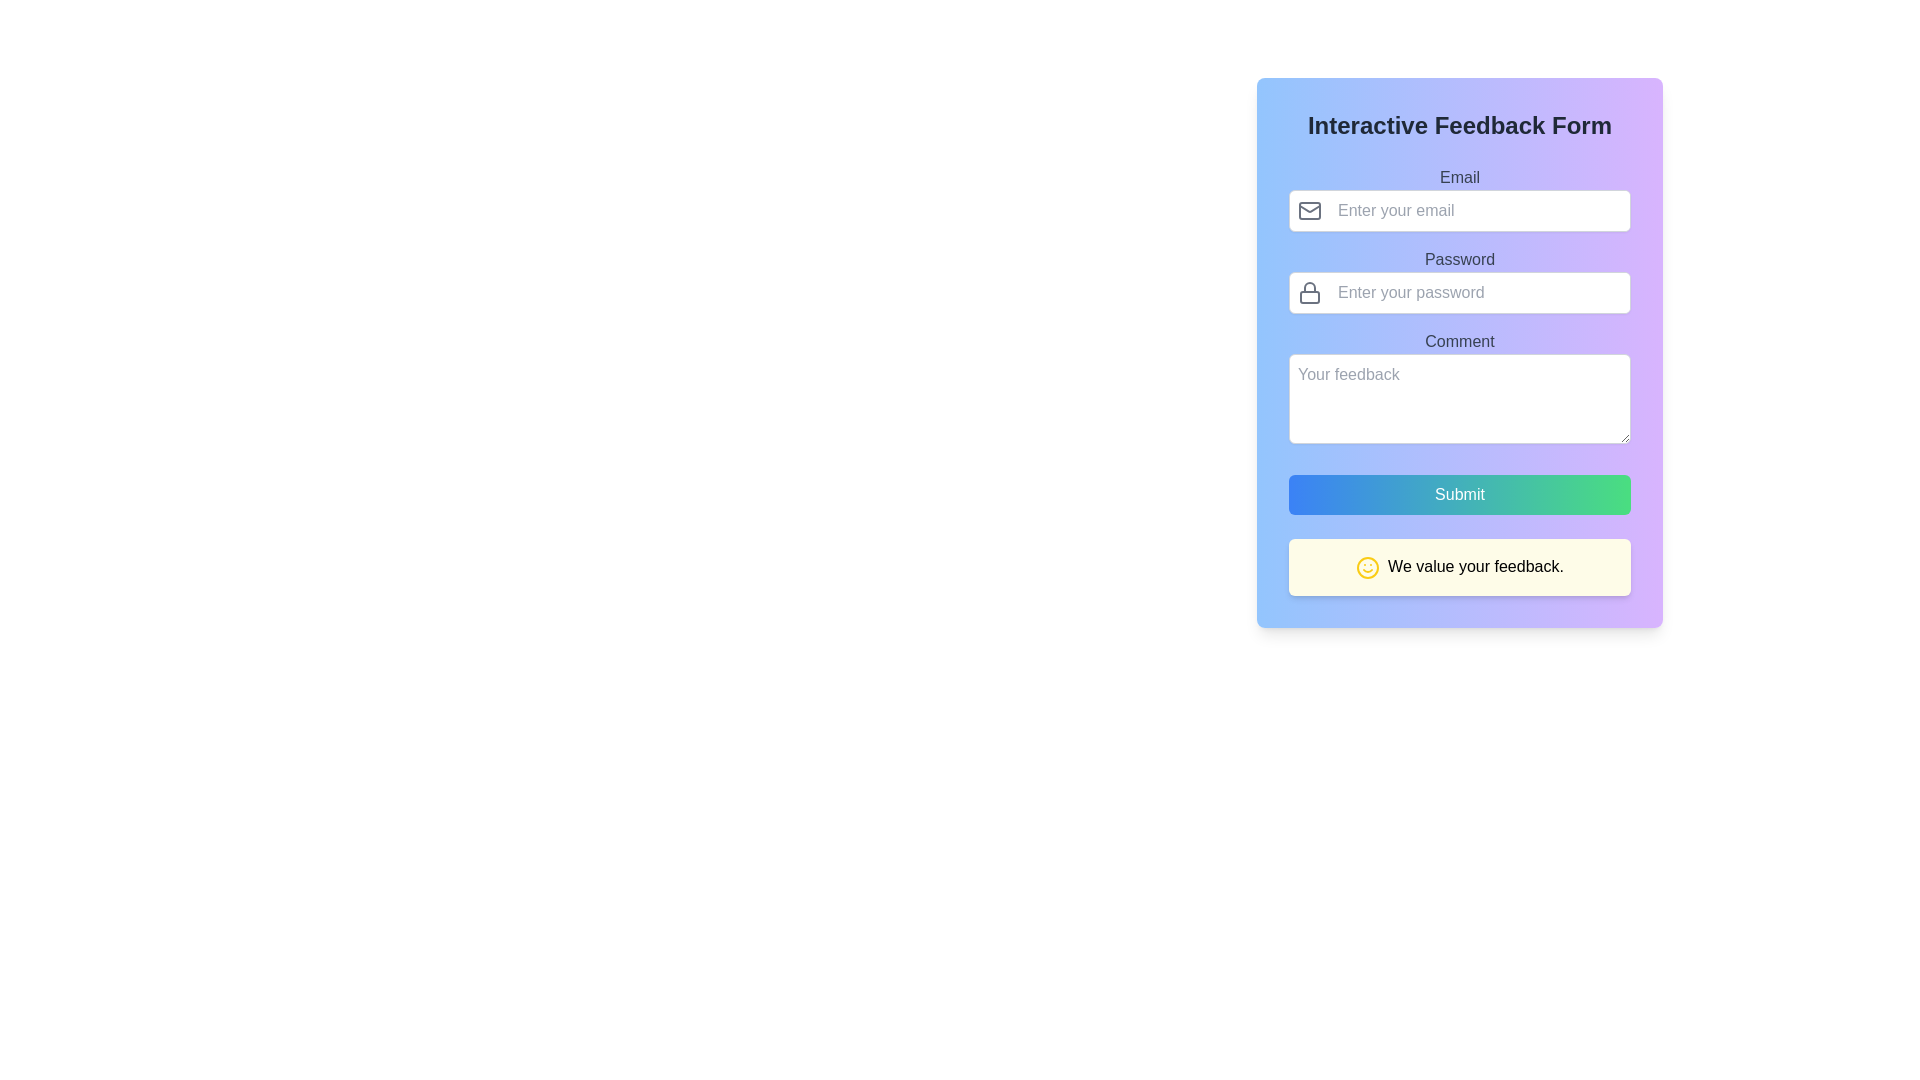  Describe the element at coordinates (1367, 567) in the screenshot. I see `the smiley face circle that contributes to the happy expression, located to the left of the text label 'We value your feedback.'` at that location.